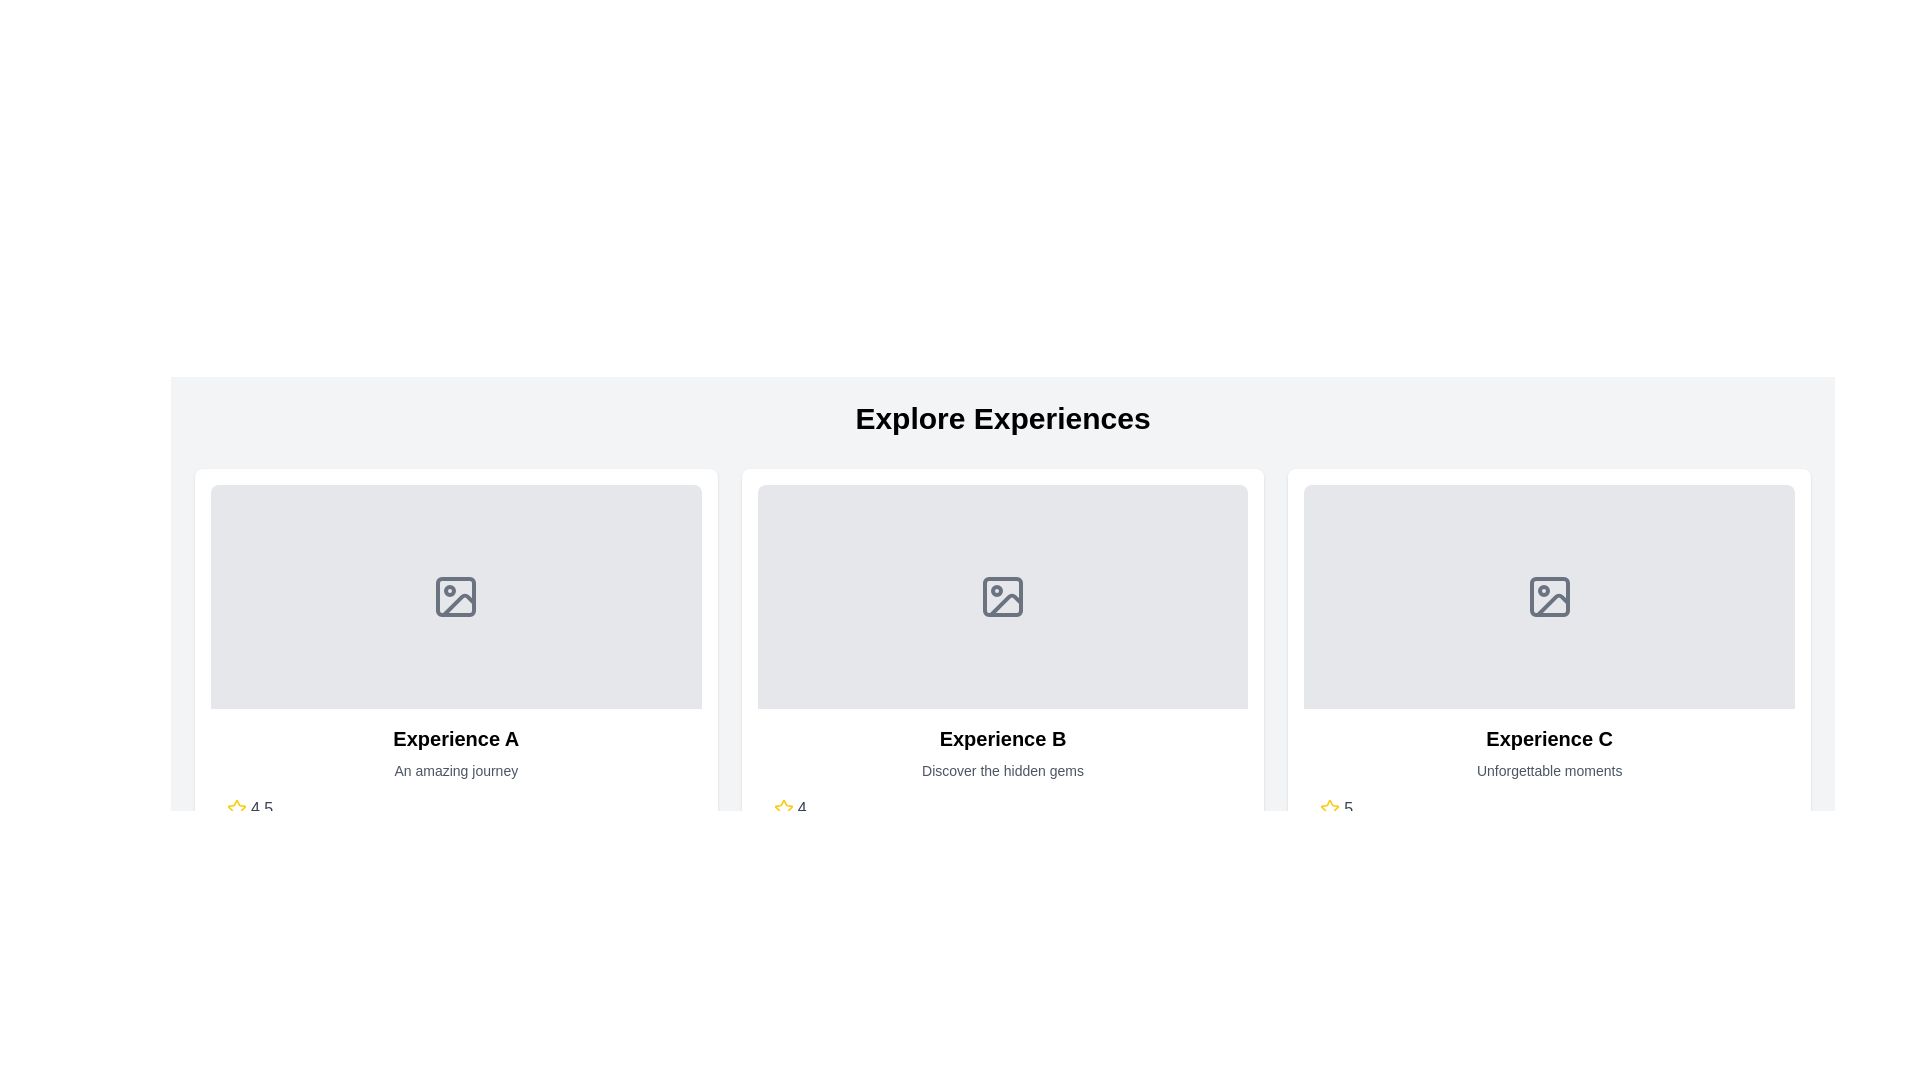 This screenshot has width=1920, height=1080. Describe the element at coordinates (261, 808) in the screenshot. I see `displayed value '4.5' from the text component styled with a gray font color, located in the lower-left corner of the ratings section, next to the yellow star icon` at that location.